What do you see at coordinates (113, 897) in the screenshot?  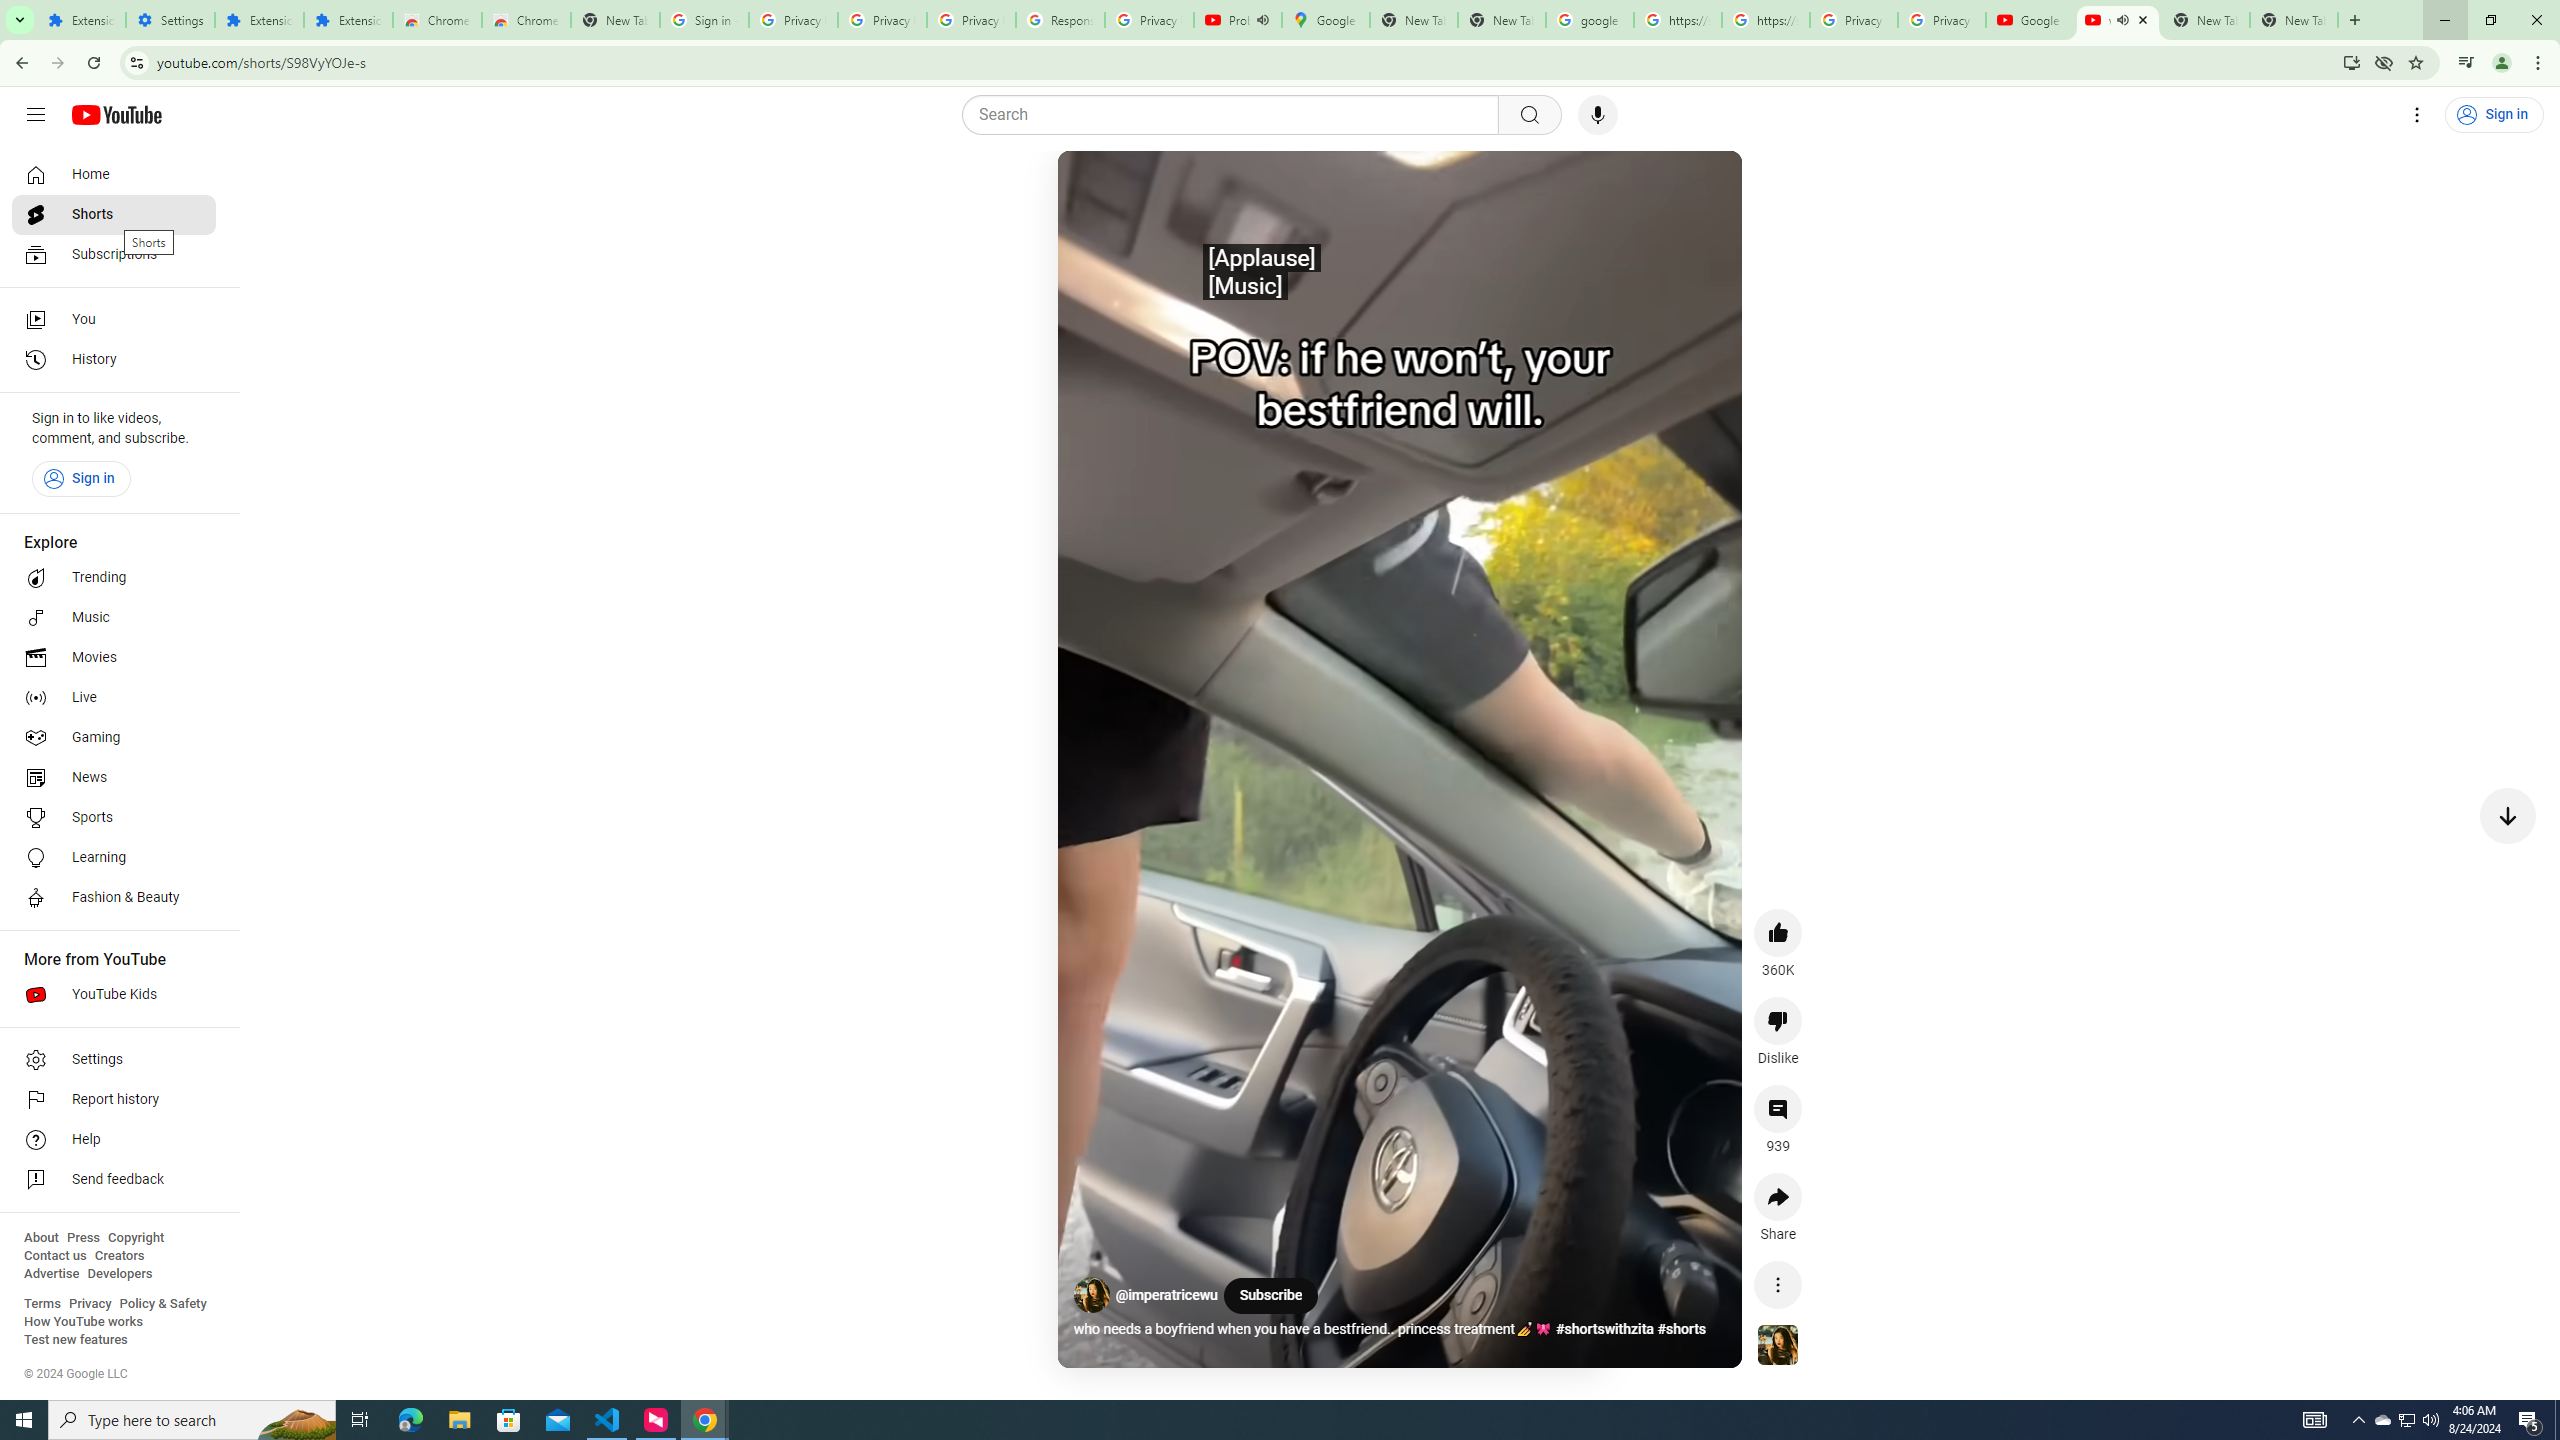 I see `'Fashion & Beauty'` at bounding box center [113, 897].